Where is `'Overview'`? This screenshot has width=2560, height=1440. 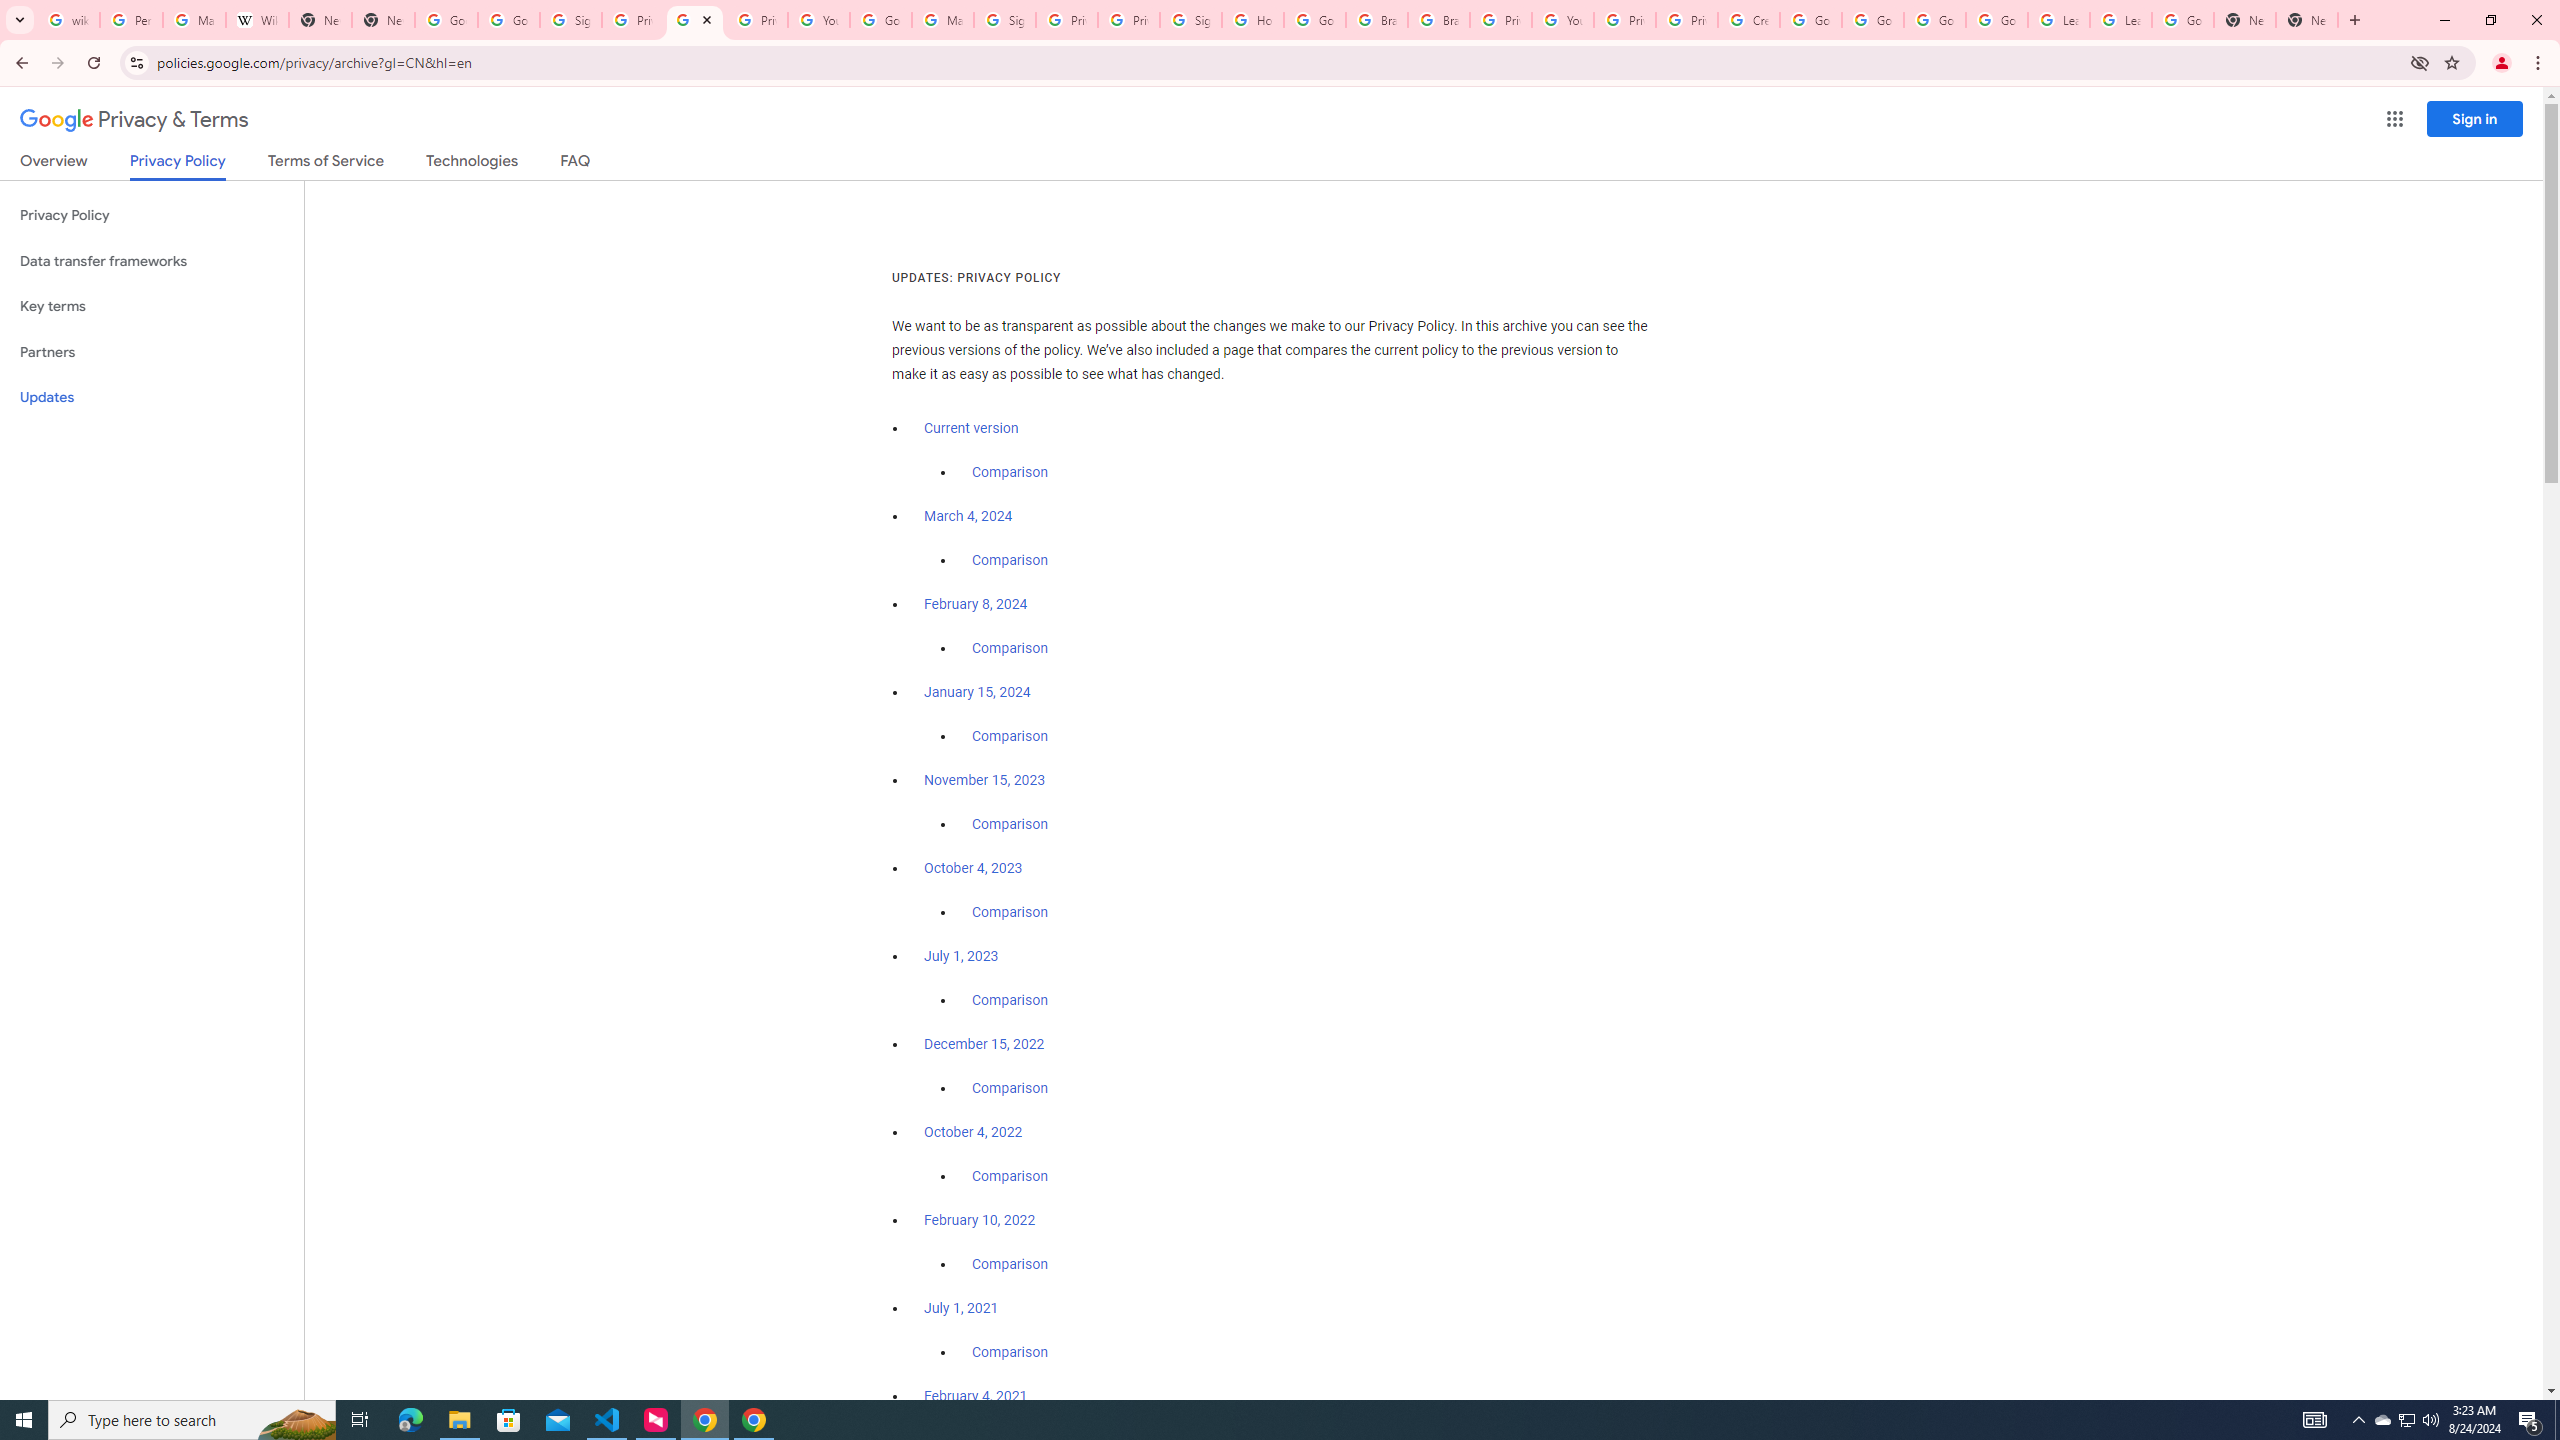 'Overview' is located at coordinates (52, 164).